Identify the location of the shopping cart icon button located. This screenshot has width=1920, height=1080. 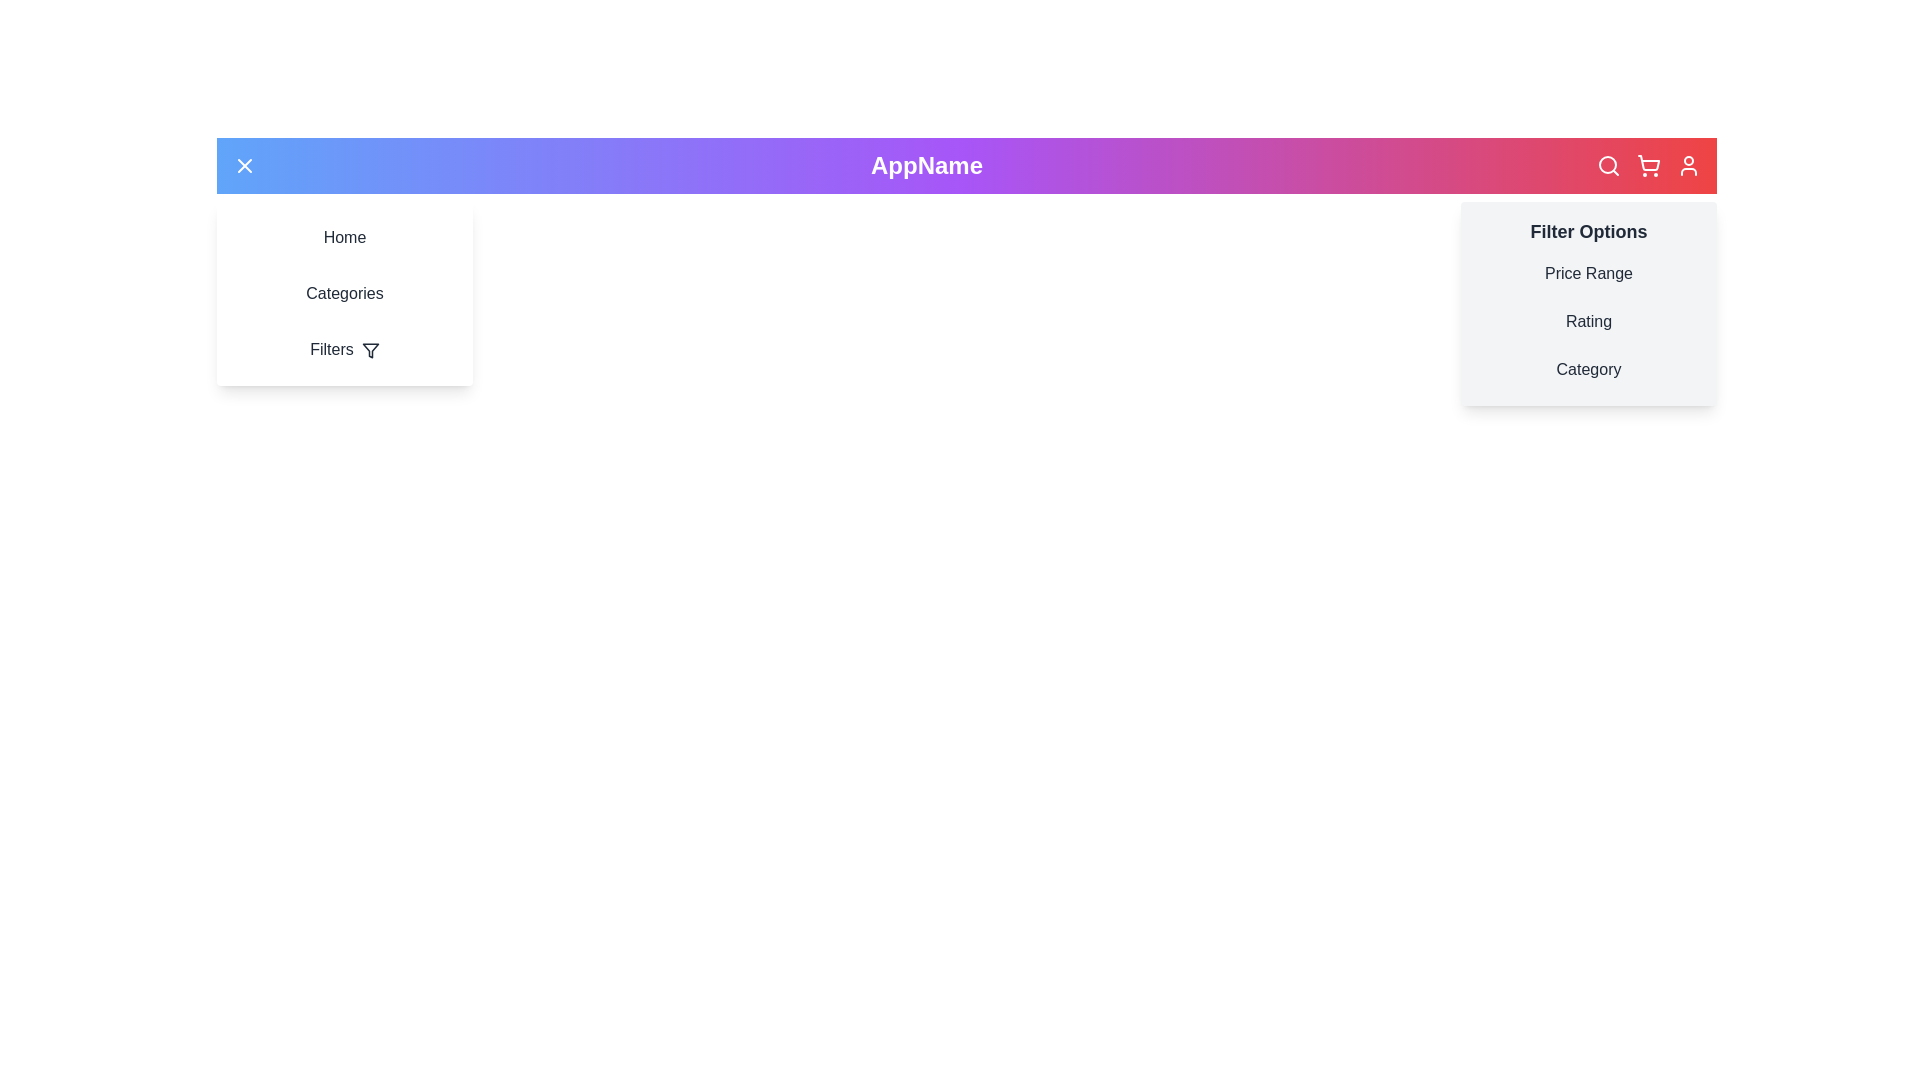
(1649, 164).